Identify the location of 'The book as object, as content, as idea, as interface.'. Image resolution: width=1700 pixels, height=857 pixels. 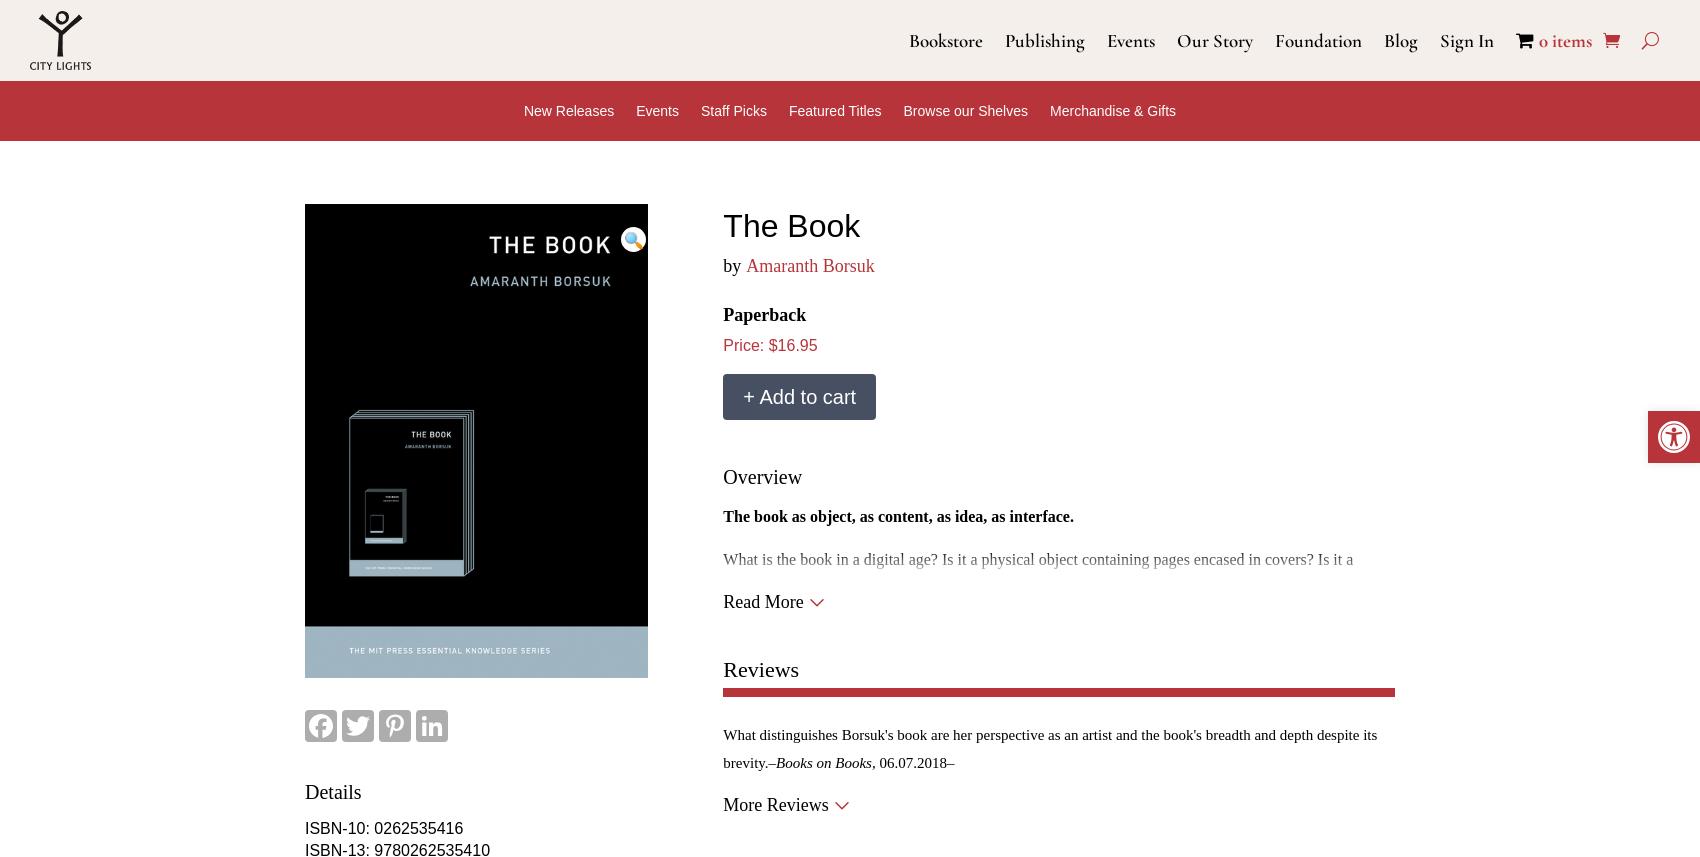
(897, 514).